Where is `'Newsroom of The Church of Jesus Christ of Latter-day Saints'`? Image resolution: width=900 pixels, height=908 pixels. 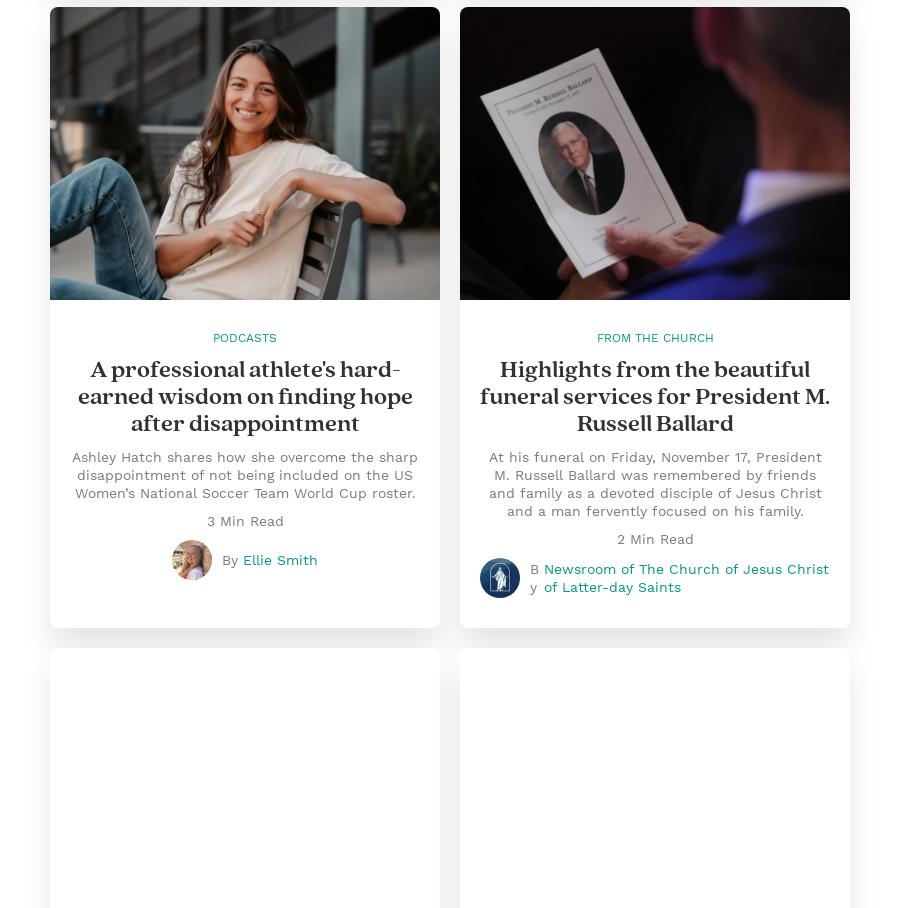 'Newsroom of The Church of Jesus Christ of Latter-day Saints' is located at coordinates (685, 578).